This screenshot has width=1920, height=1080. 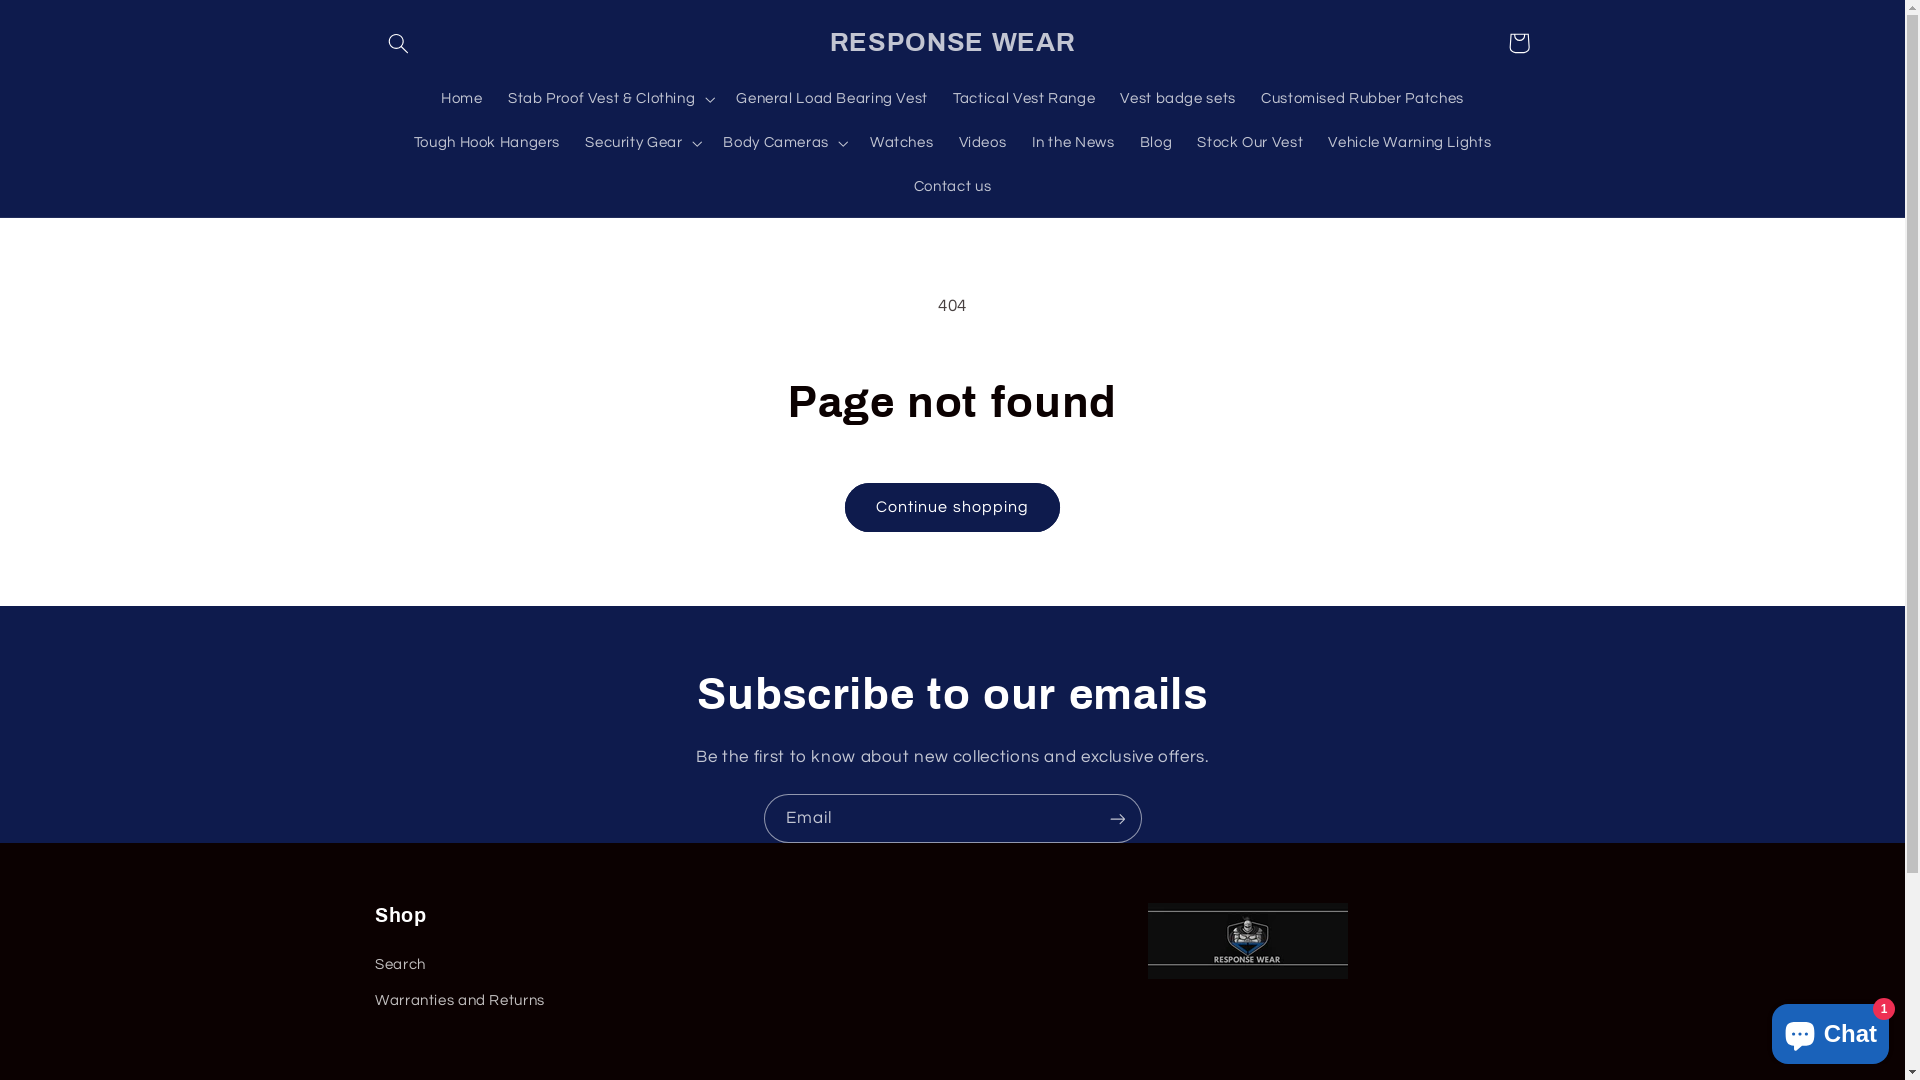 What do you see at coordinates (1024, 99) in the screenshot?
I see `'Tactical Vest Range'` at bounding box center [1024, 99].